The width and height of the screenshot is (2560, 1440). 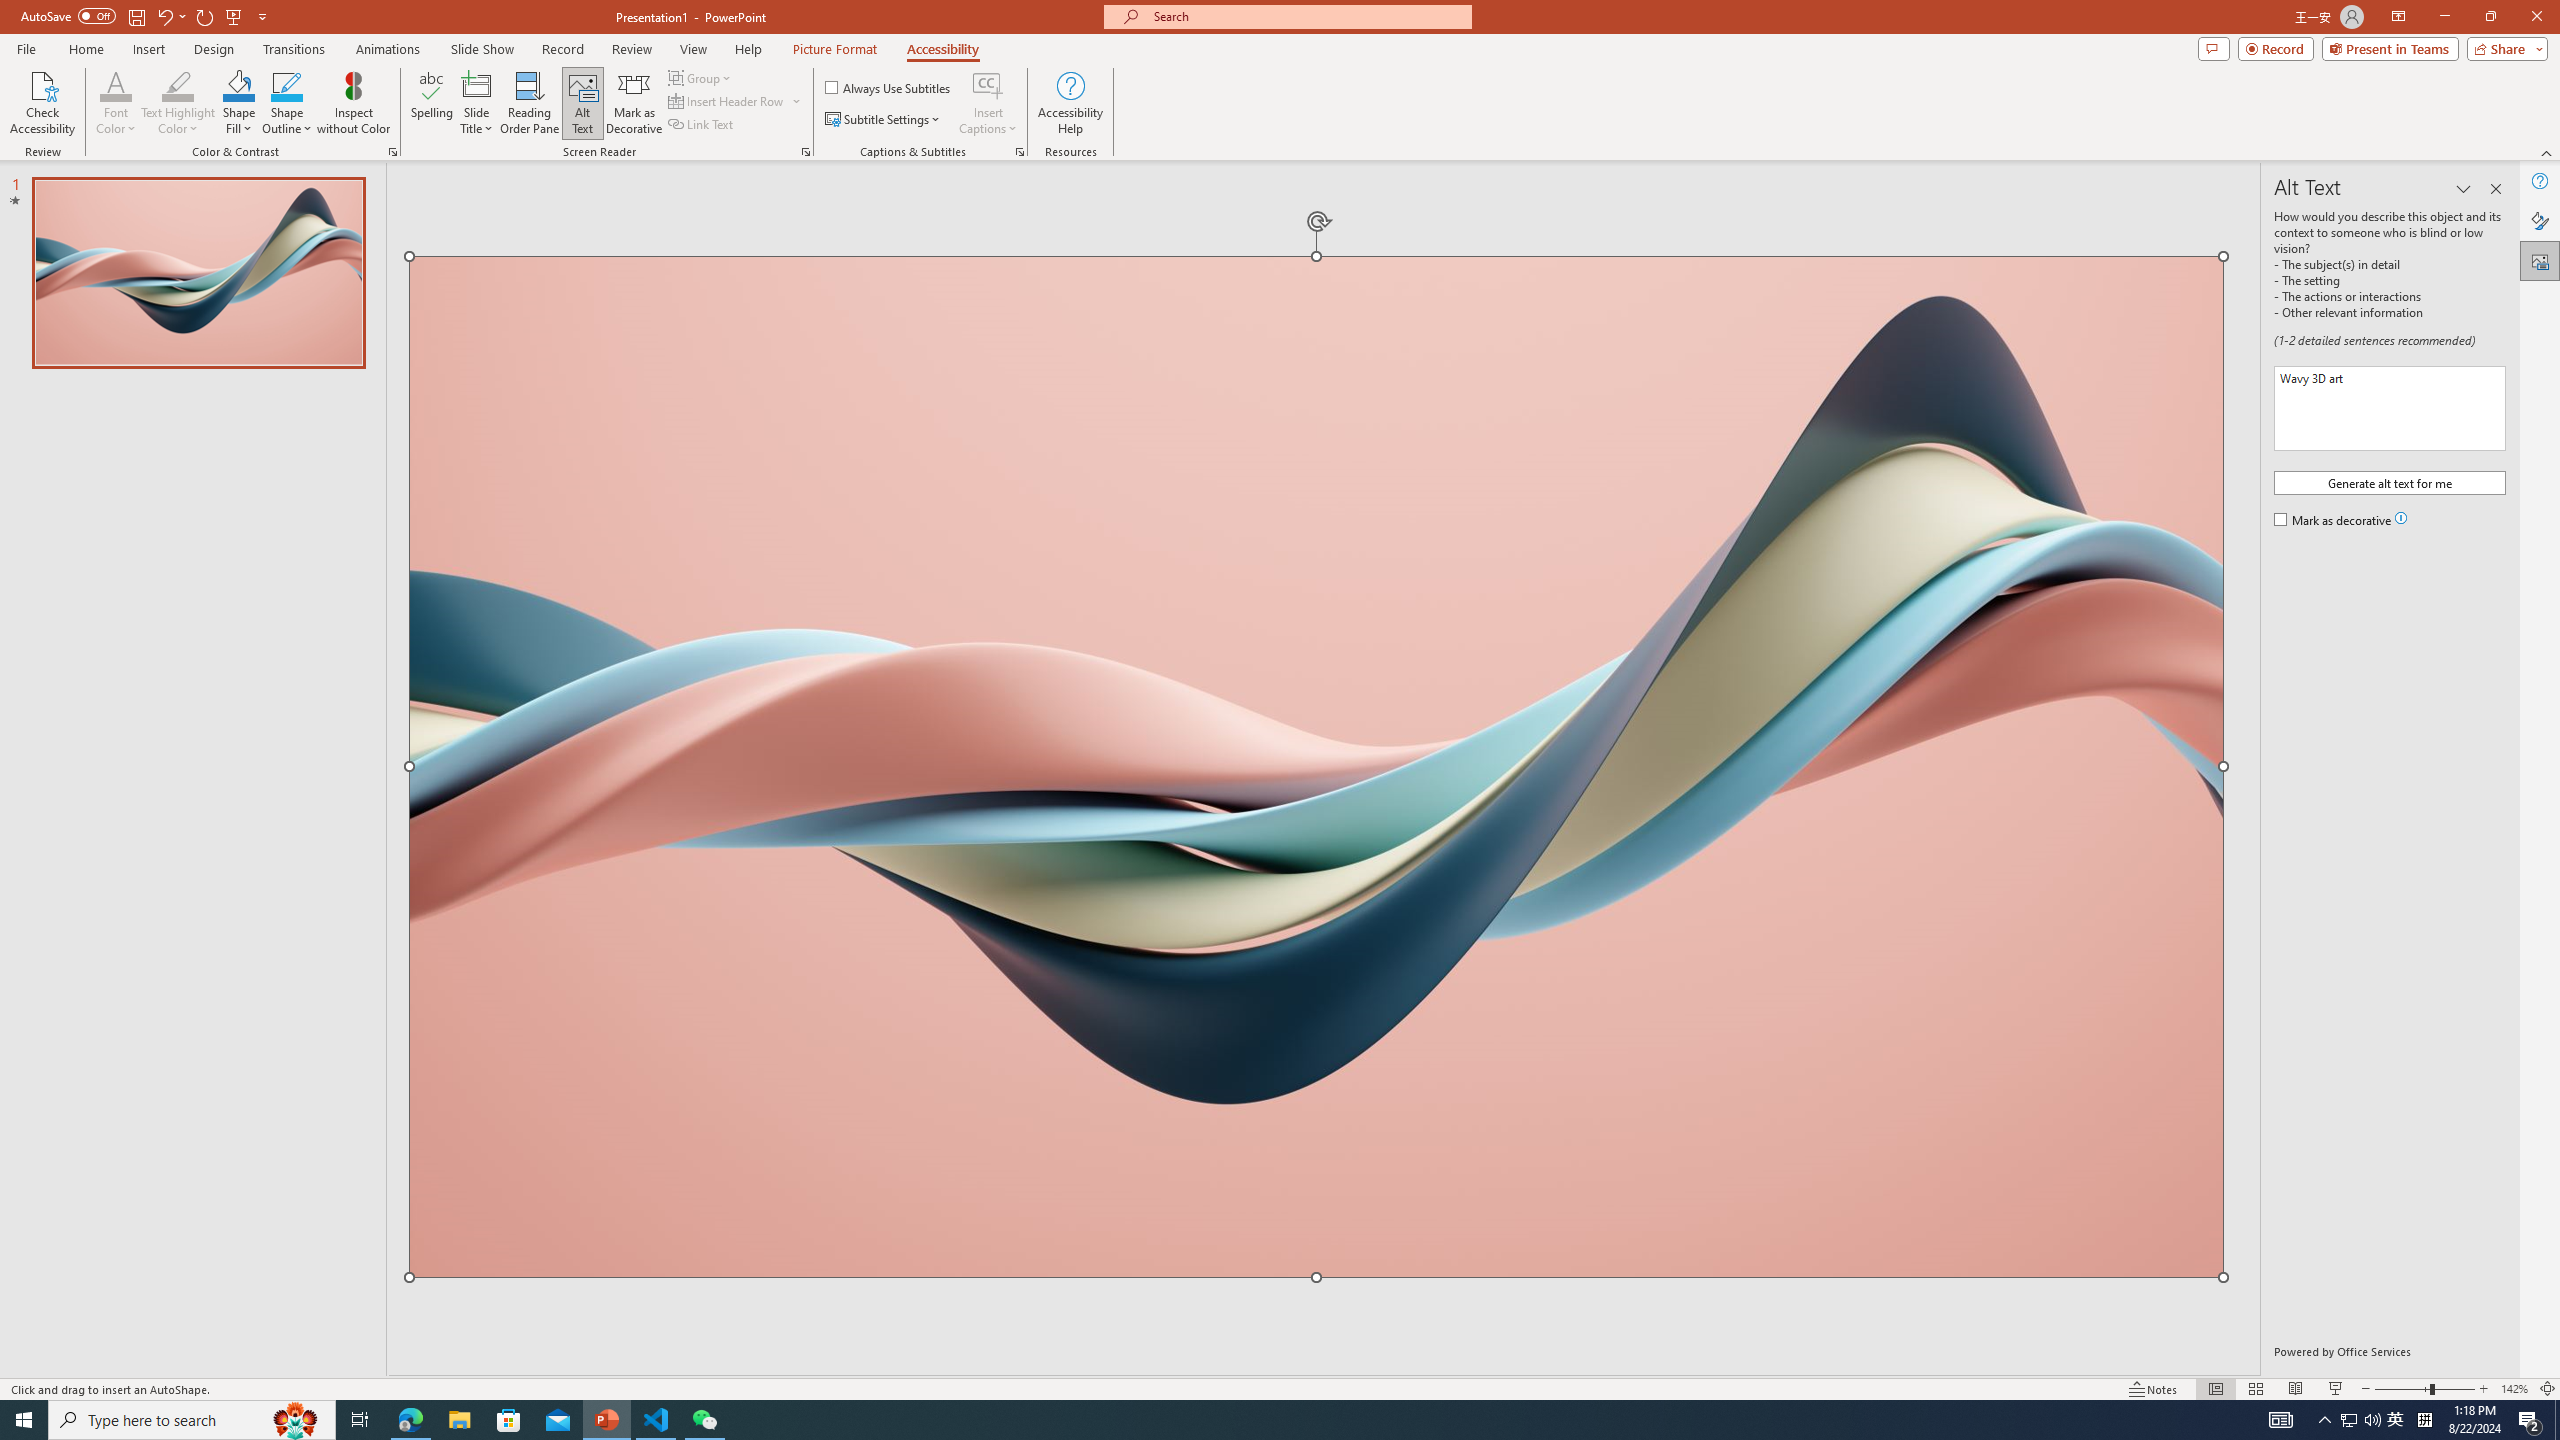 What do you see at coordinates (633, 103) in the screenshot?
I see `'Mark as Decorative'` at bounding box center [633, 103].